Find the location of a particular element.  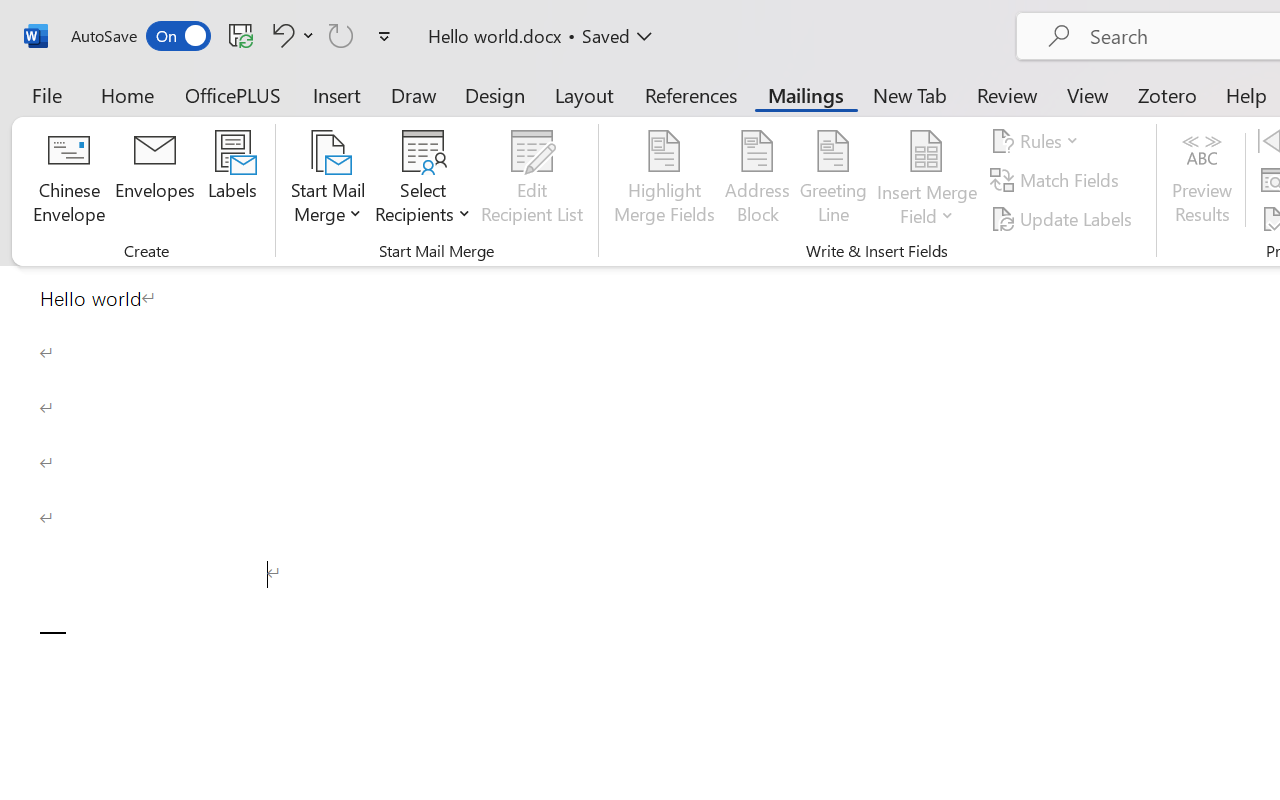

'Update Labels' is located at coordinates (1063, 218).